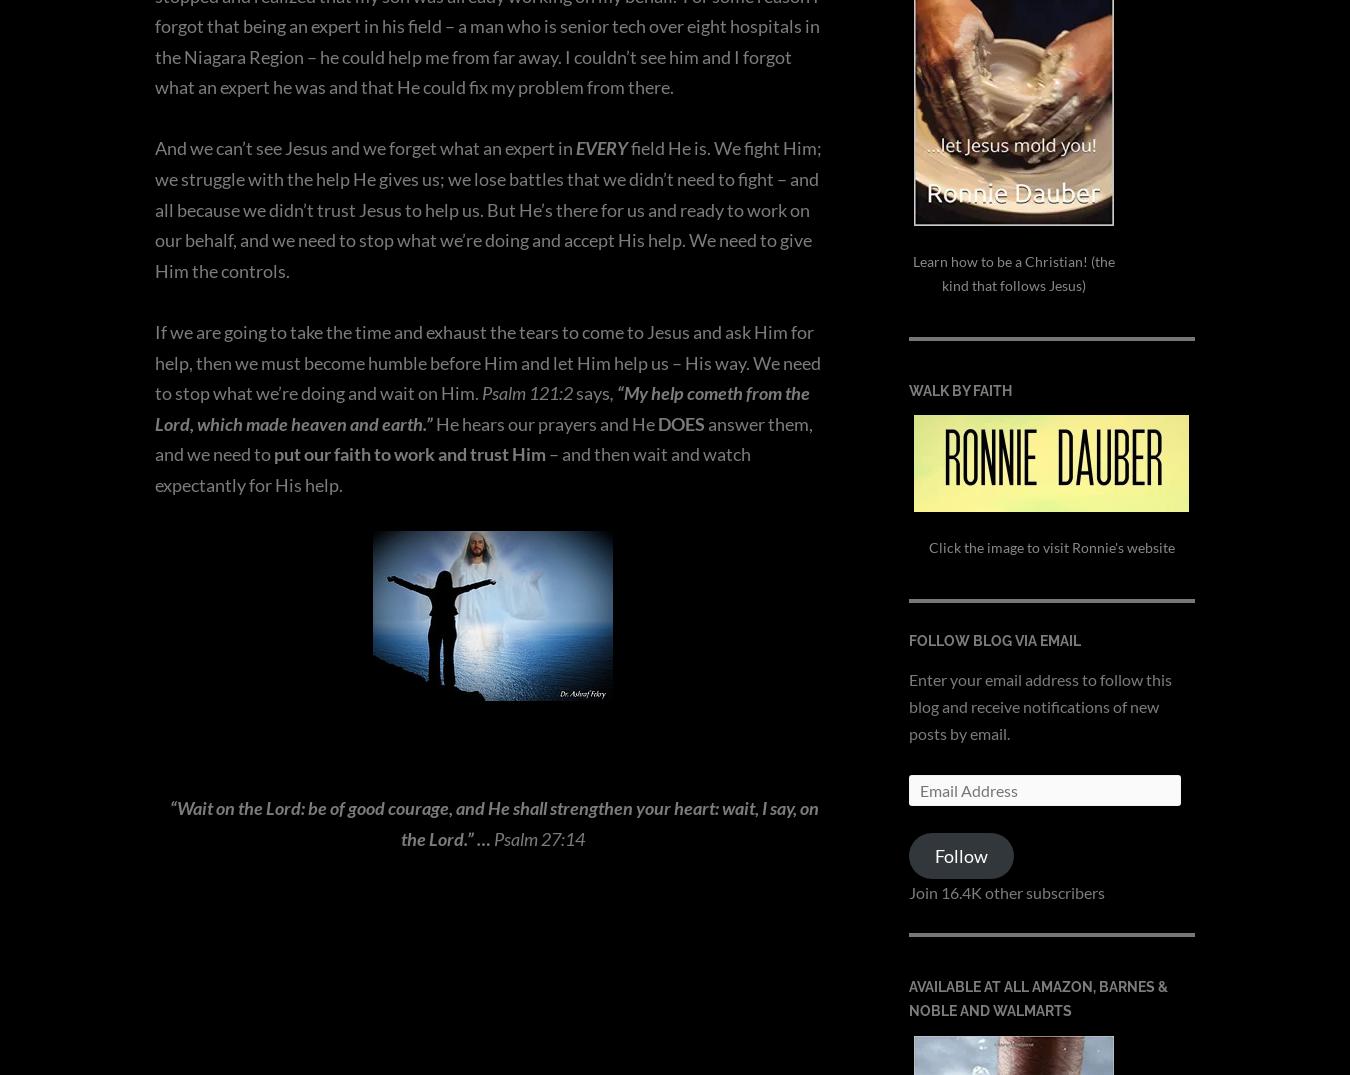 This screenshot has width=1350, height=1075. What do you see at coordinates (611, 392) in the screenshot?
I see `','` at bounding box center [611, 392].